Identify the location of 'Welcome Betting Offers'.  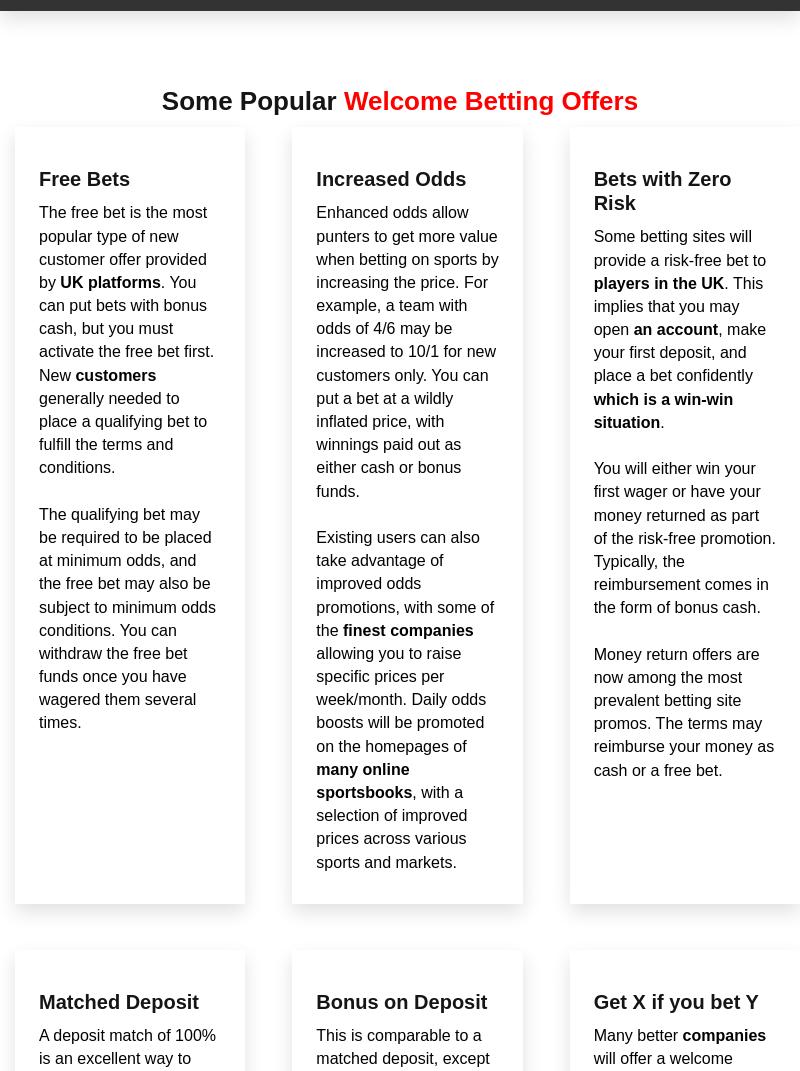
(490, 100).